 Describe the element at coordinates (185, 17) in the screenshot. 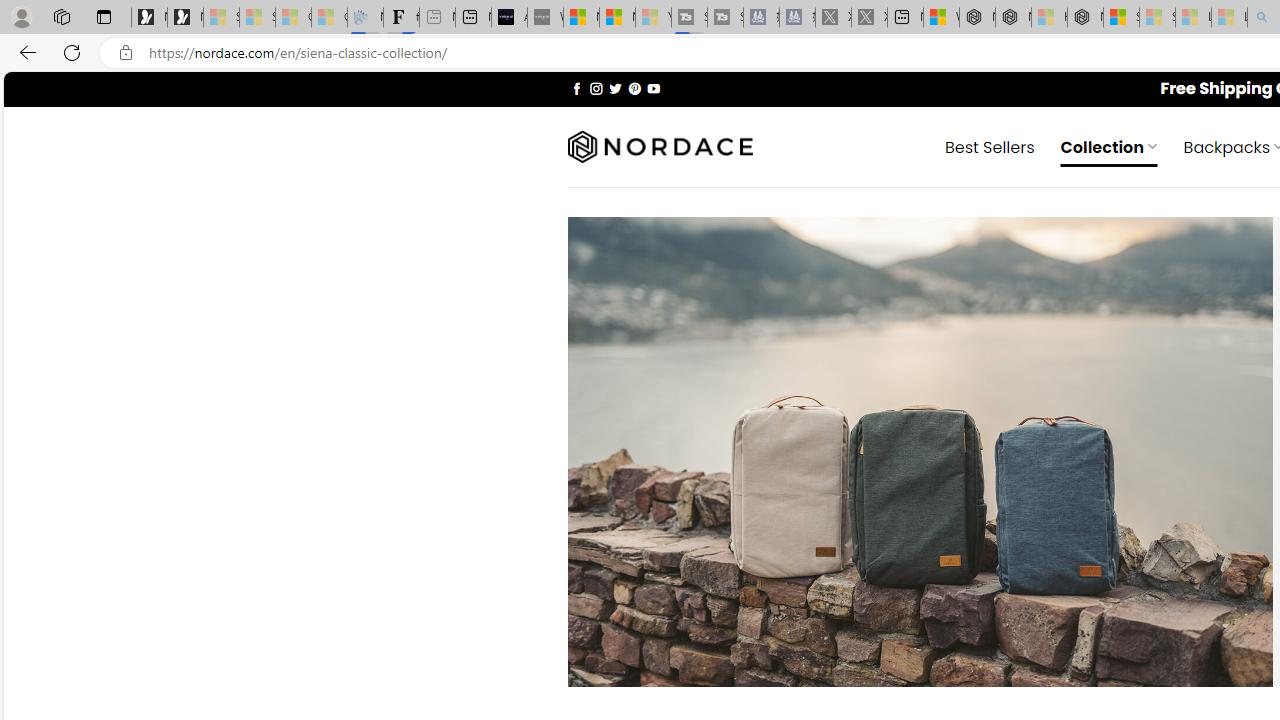

I see `'Newsletter Sign Up'` at that location.